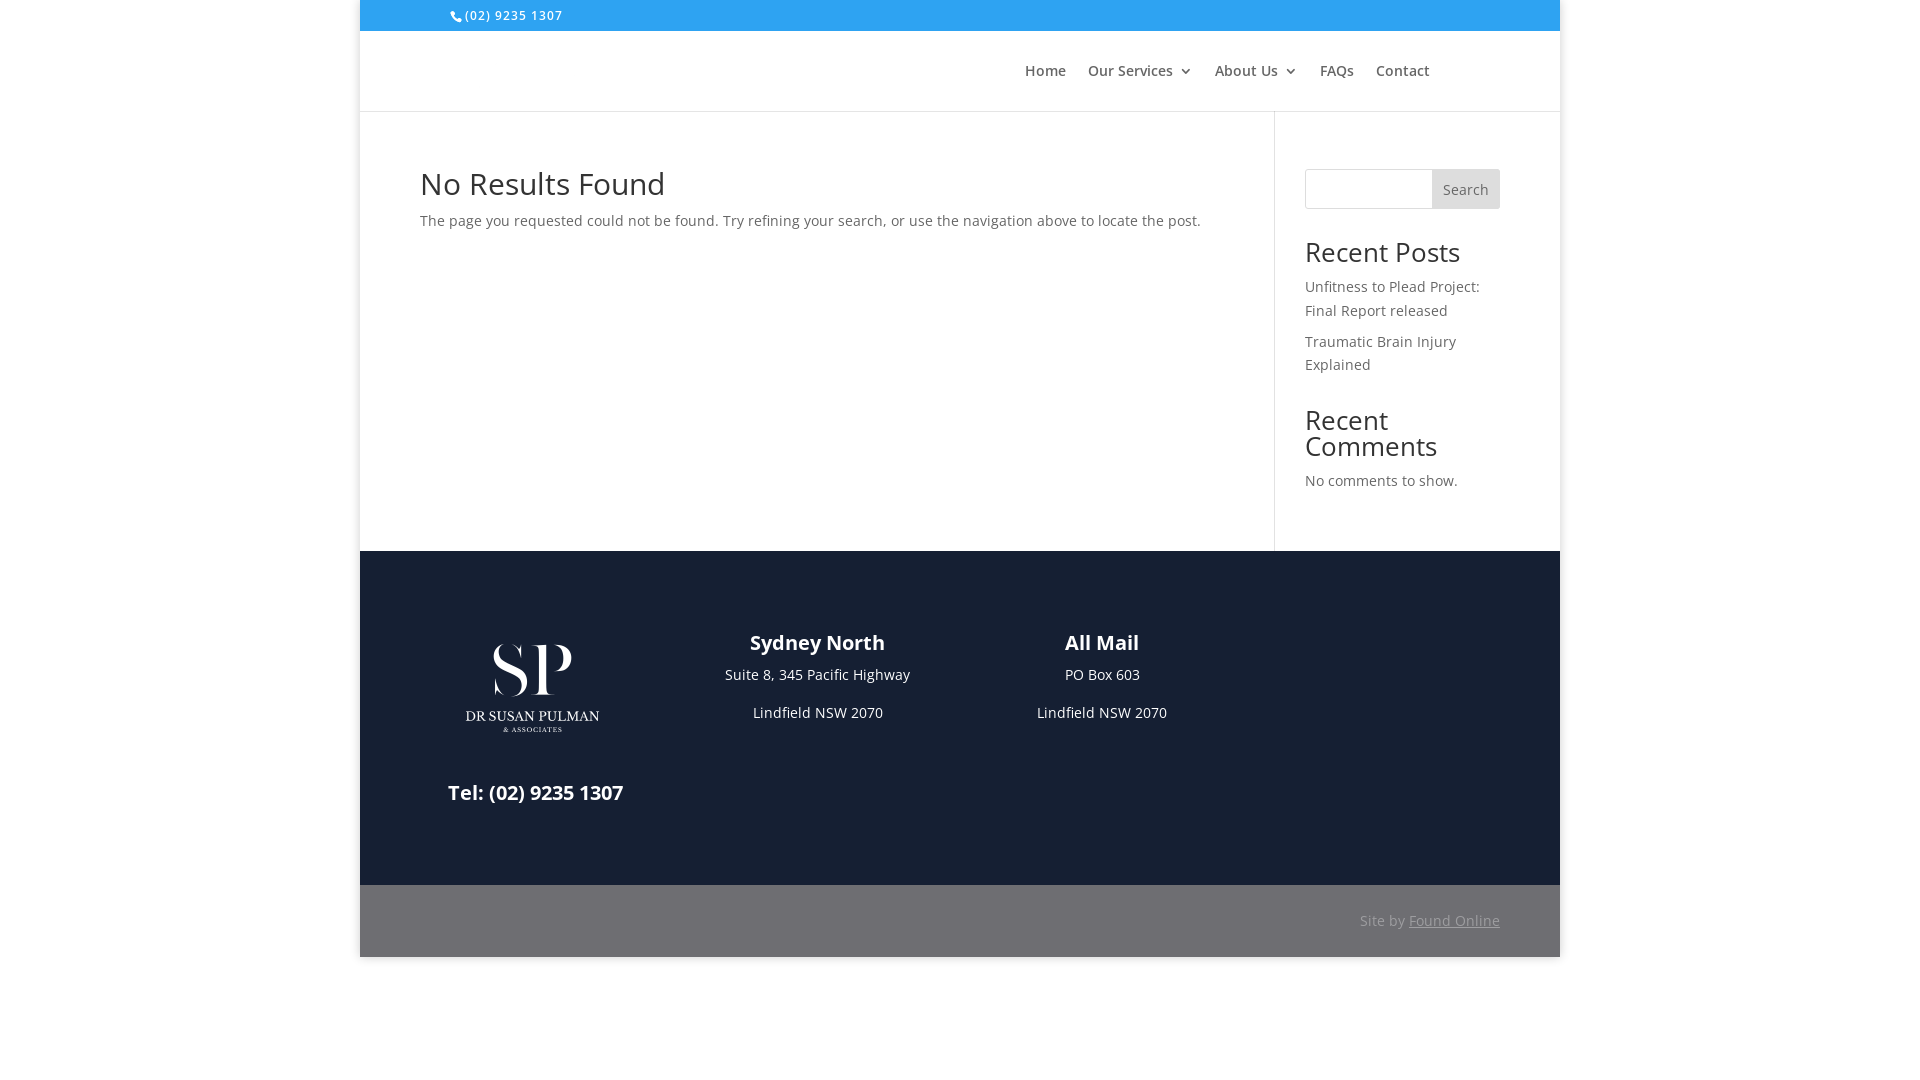 The width and height of the screenshot is (1920, 1080). I want to click on 'logo_white_transparent', so click(532, 686).